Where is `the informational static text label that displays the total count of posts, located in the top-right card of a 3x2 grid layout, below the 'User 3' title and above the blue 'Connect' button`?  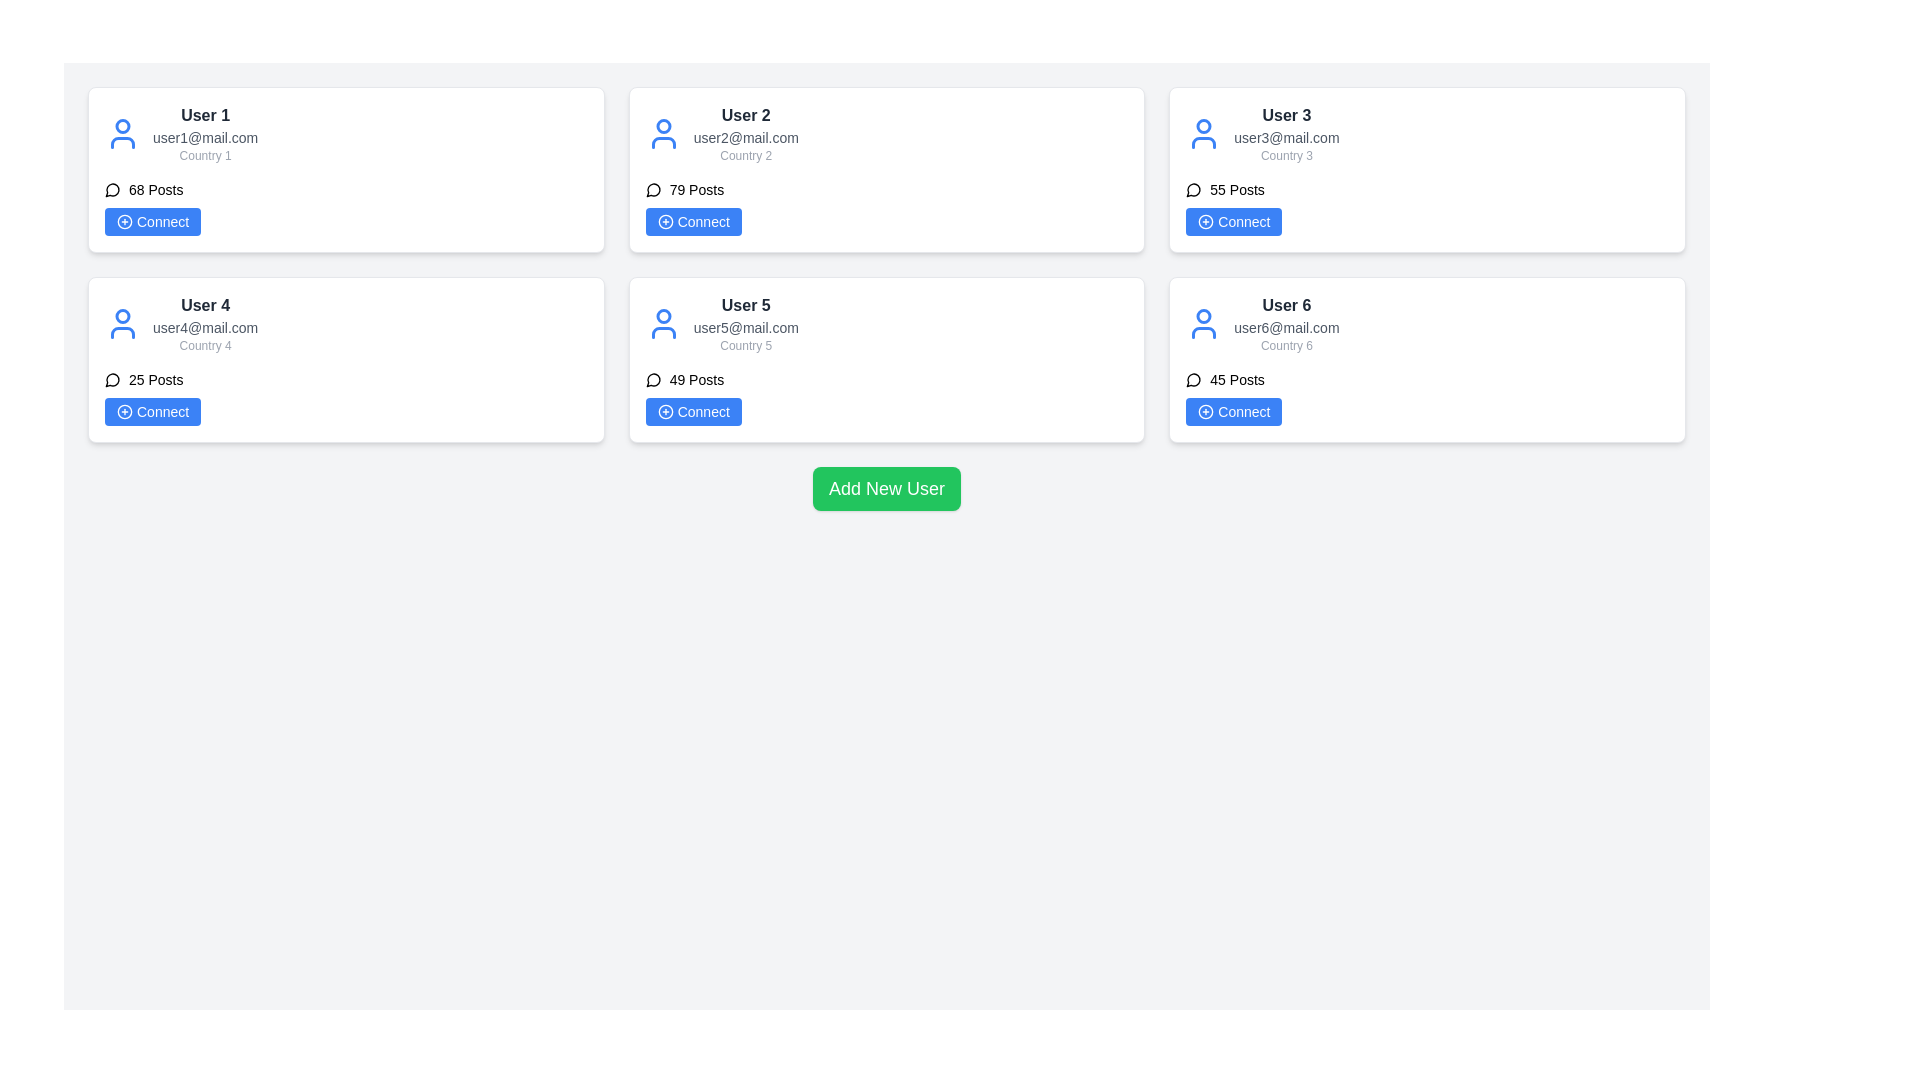 the informational static text label that displays the total count of posts, located in the top-right card of a 3x2 grid layout, below the 'User 3' title and above the blue 'Connect' button is located at coordinates (1236, 189).